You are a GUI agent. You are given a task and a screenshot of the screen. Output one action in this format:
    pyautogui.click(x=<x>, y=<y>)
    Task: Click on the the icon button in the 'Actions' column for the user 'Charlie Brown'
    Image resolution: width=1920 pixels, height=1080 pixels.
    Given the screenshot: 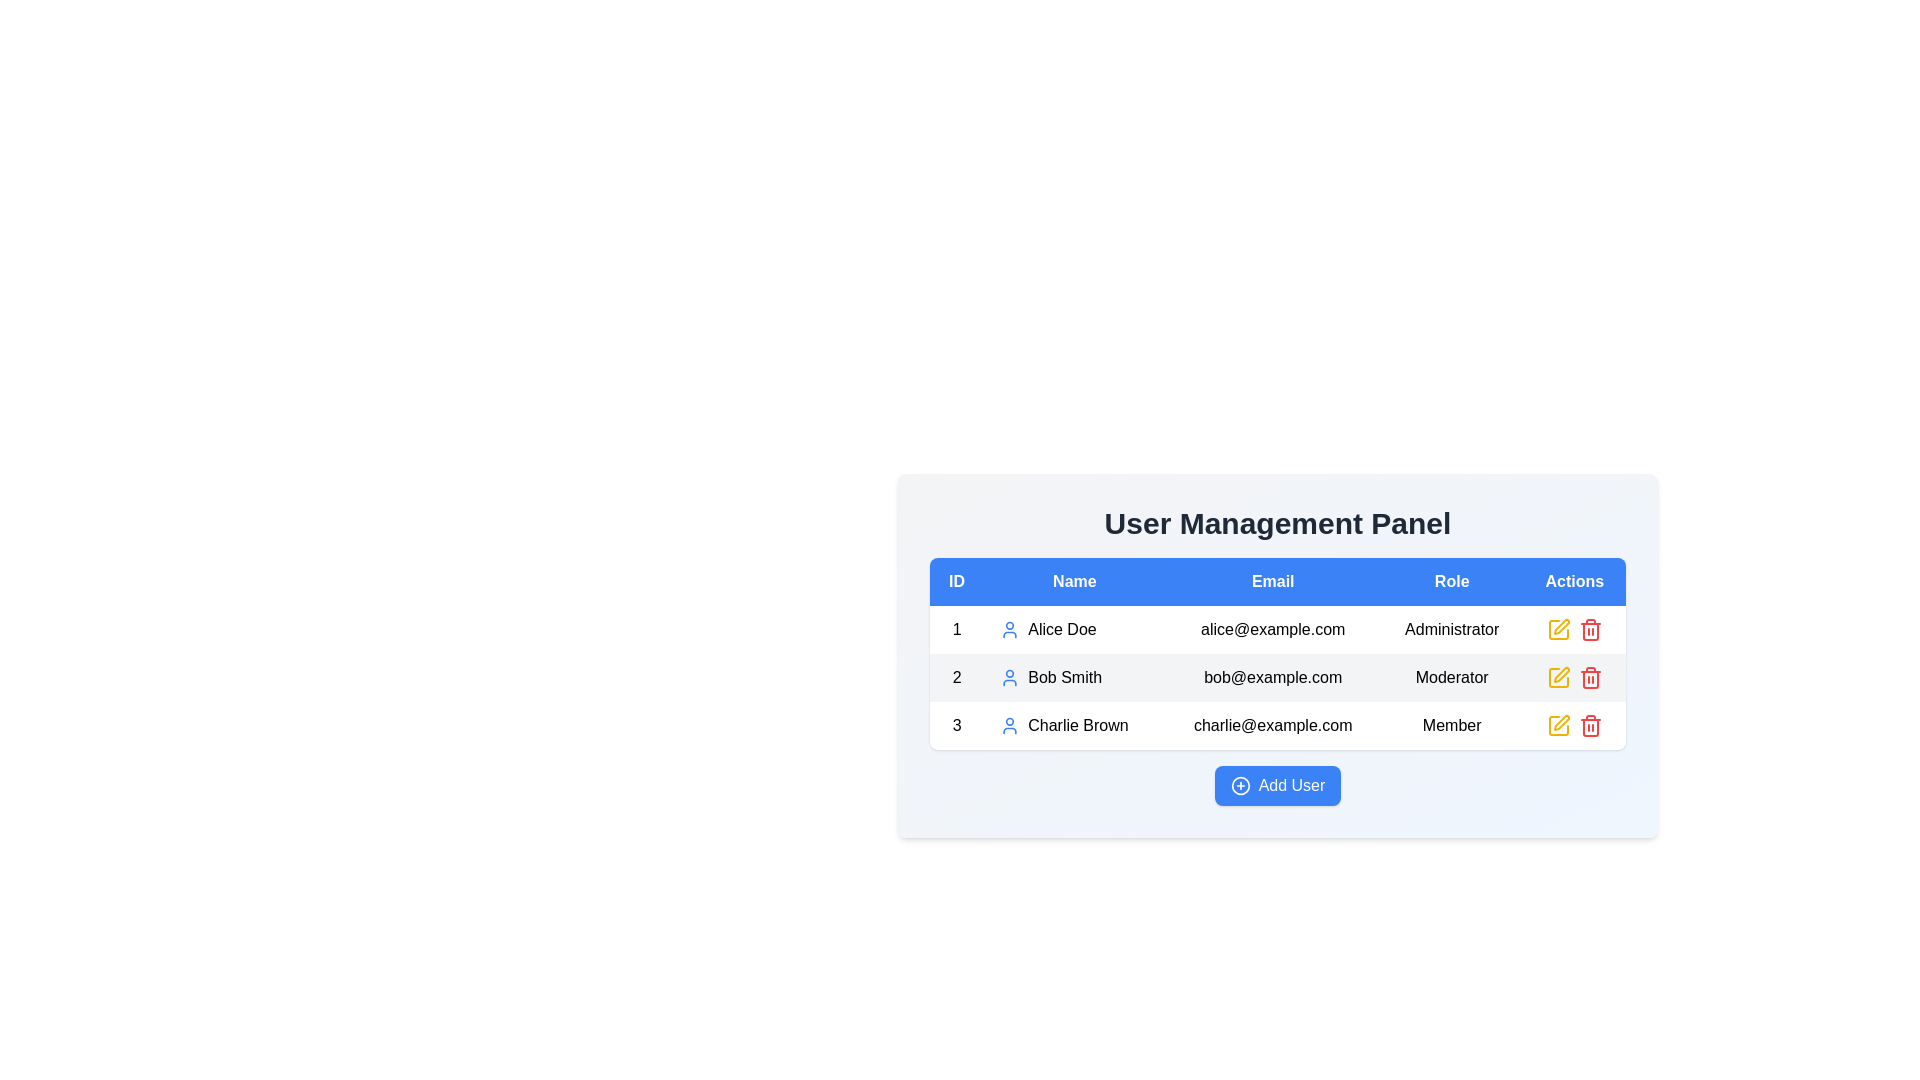 What is the action you would take?
    pyautogui.click(x=1589, y=628)
    